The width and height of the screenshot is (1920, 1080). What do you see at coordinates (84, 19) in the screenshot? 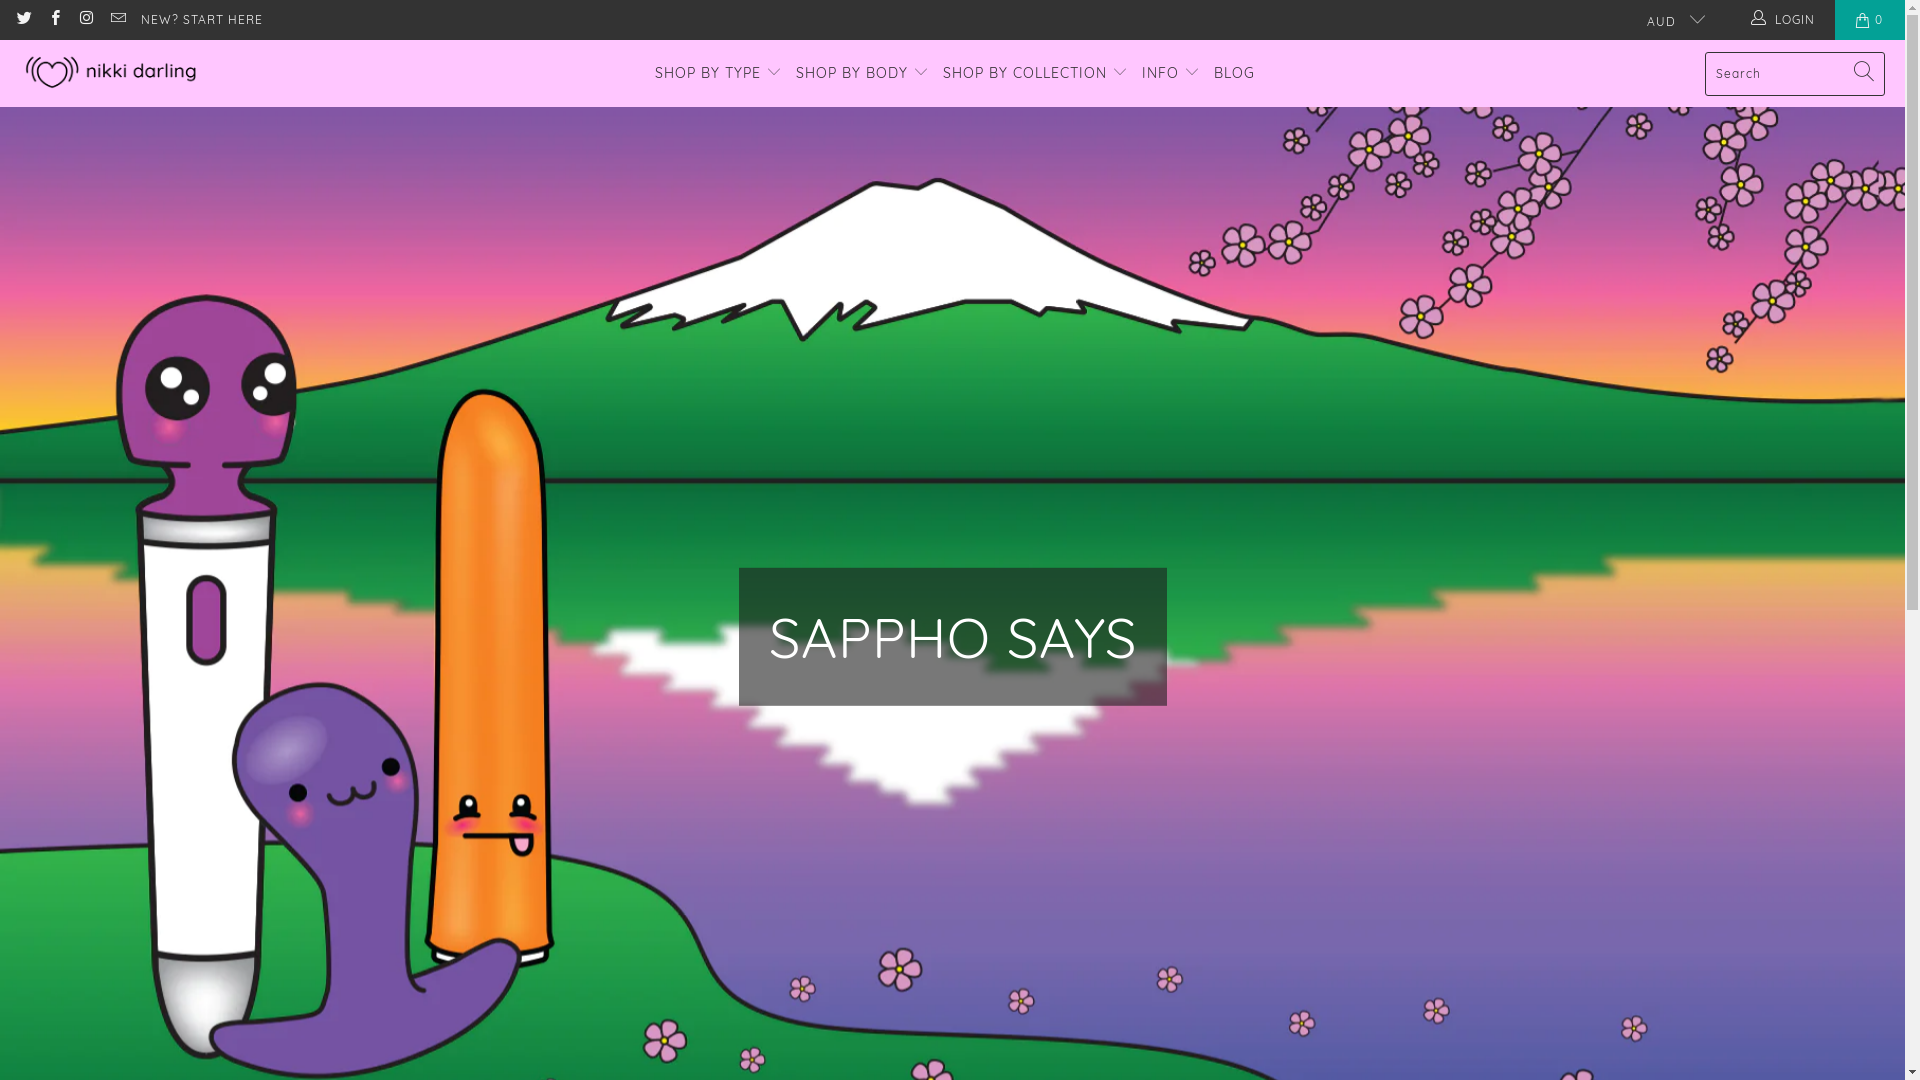
I see `'Nikki Darling on Instagram'` at bounding box center [84, 19].